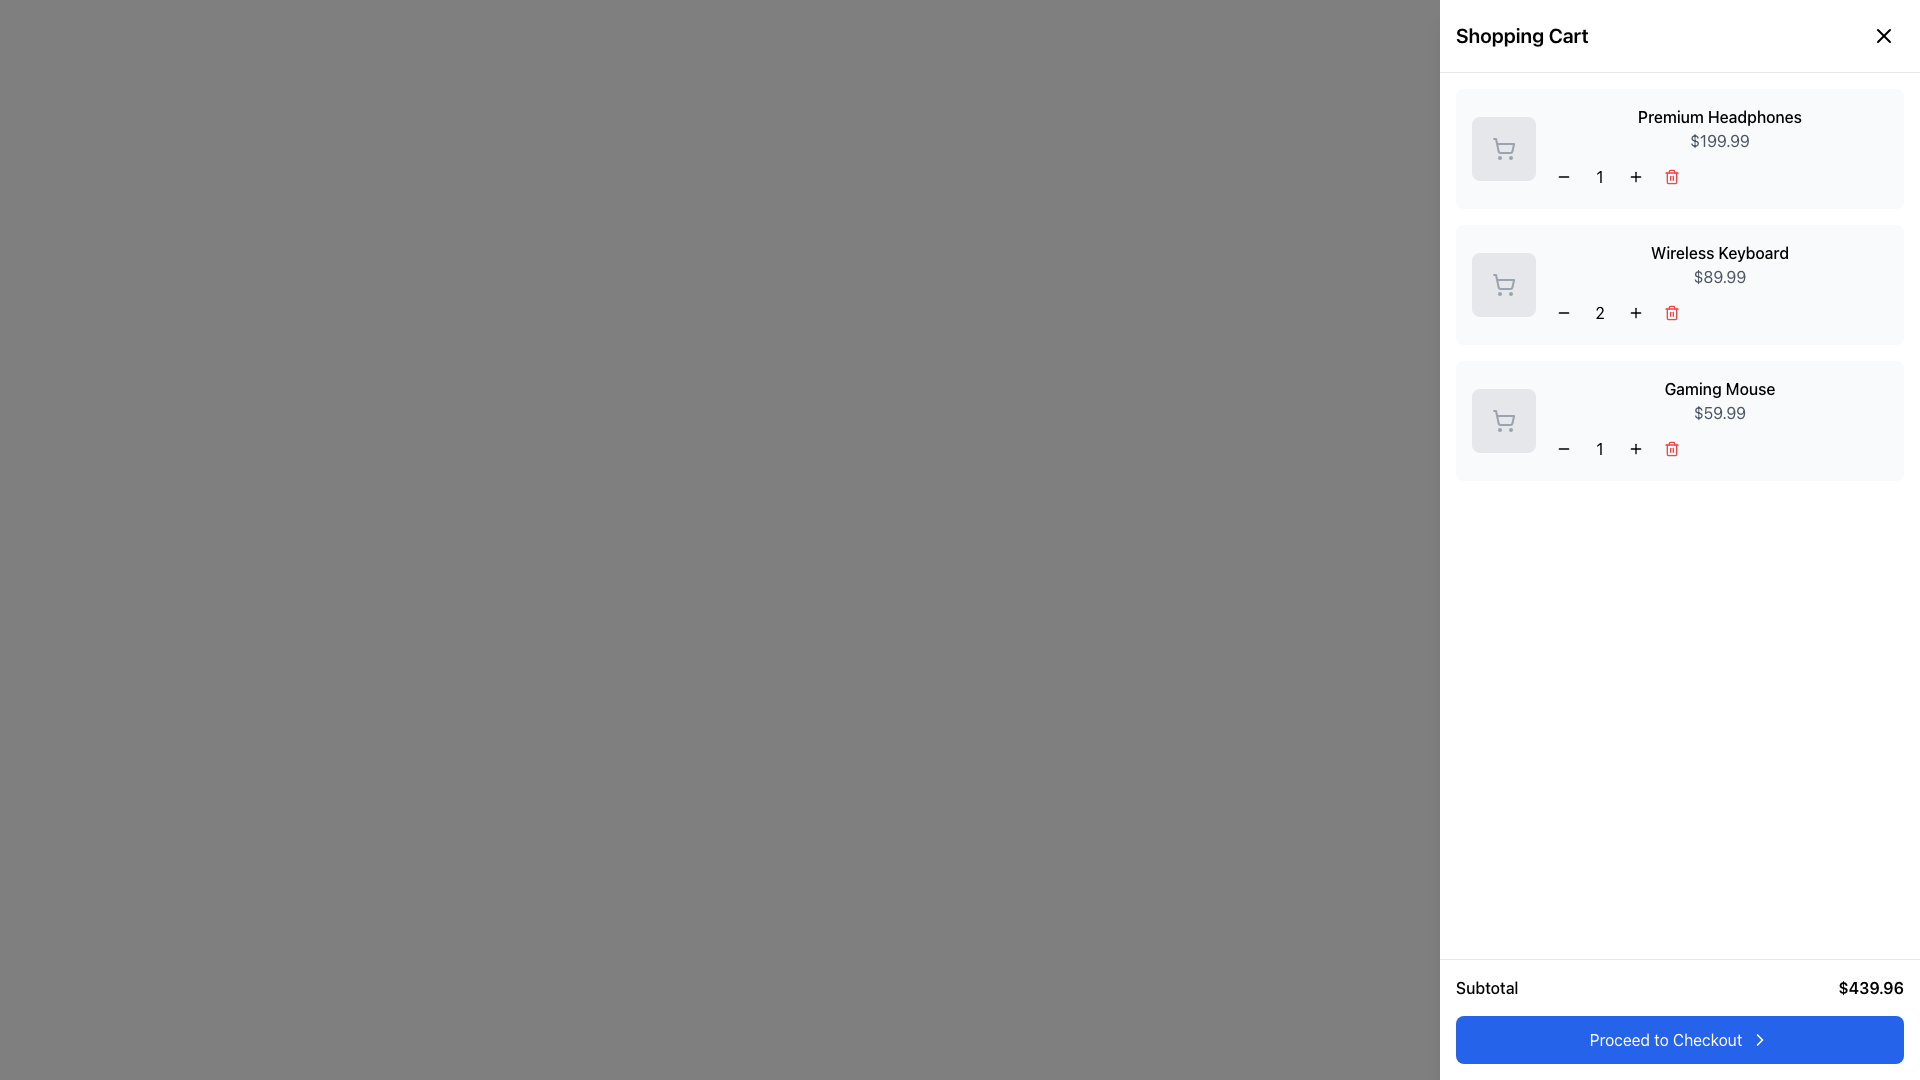 This screenshot has width=1920, height=1080. I want to click on the second list item in the shopping cart, which displays the product name 'Wireless Keyboard' and its price '$89.99', to trigger visual effects, so click(1680, 285).